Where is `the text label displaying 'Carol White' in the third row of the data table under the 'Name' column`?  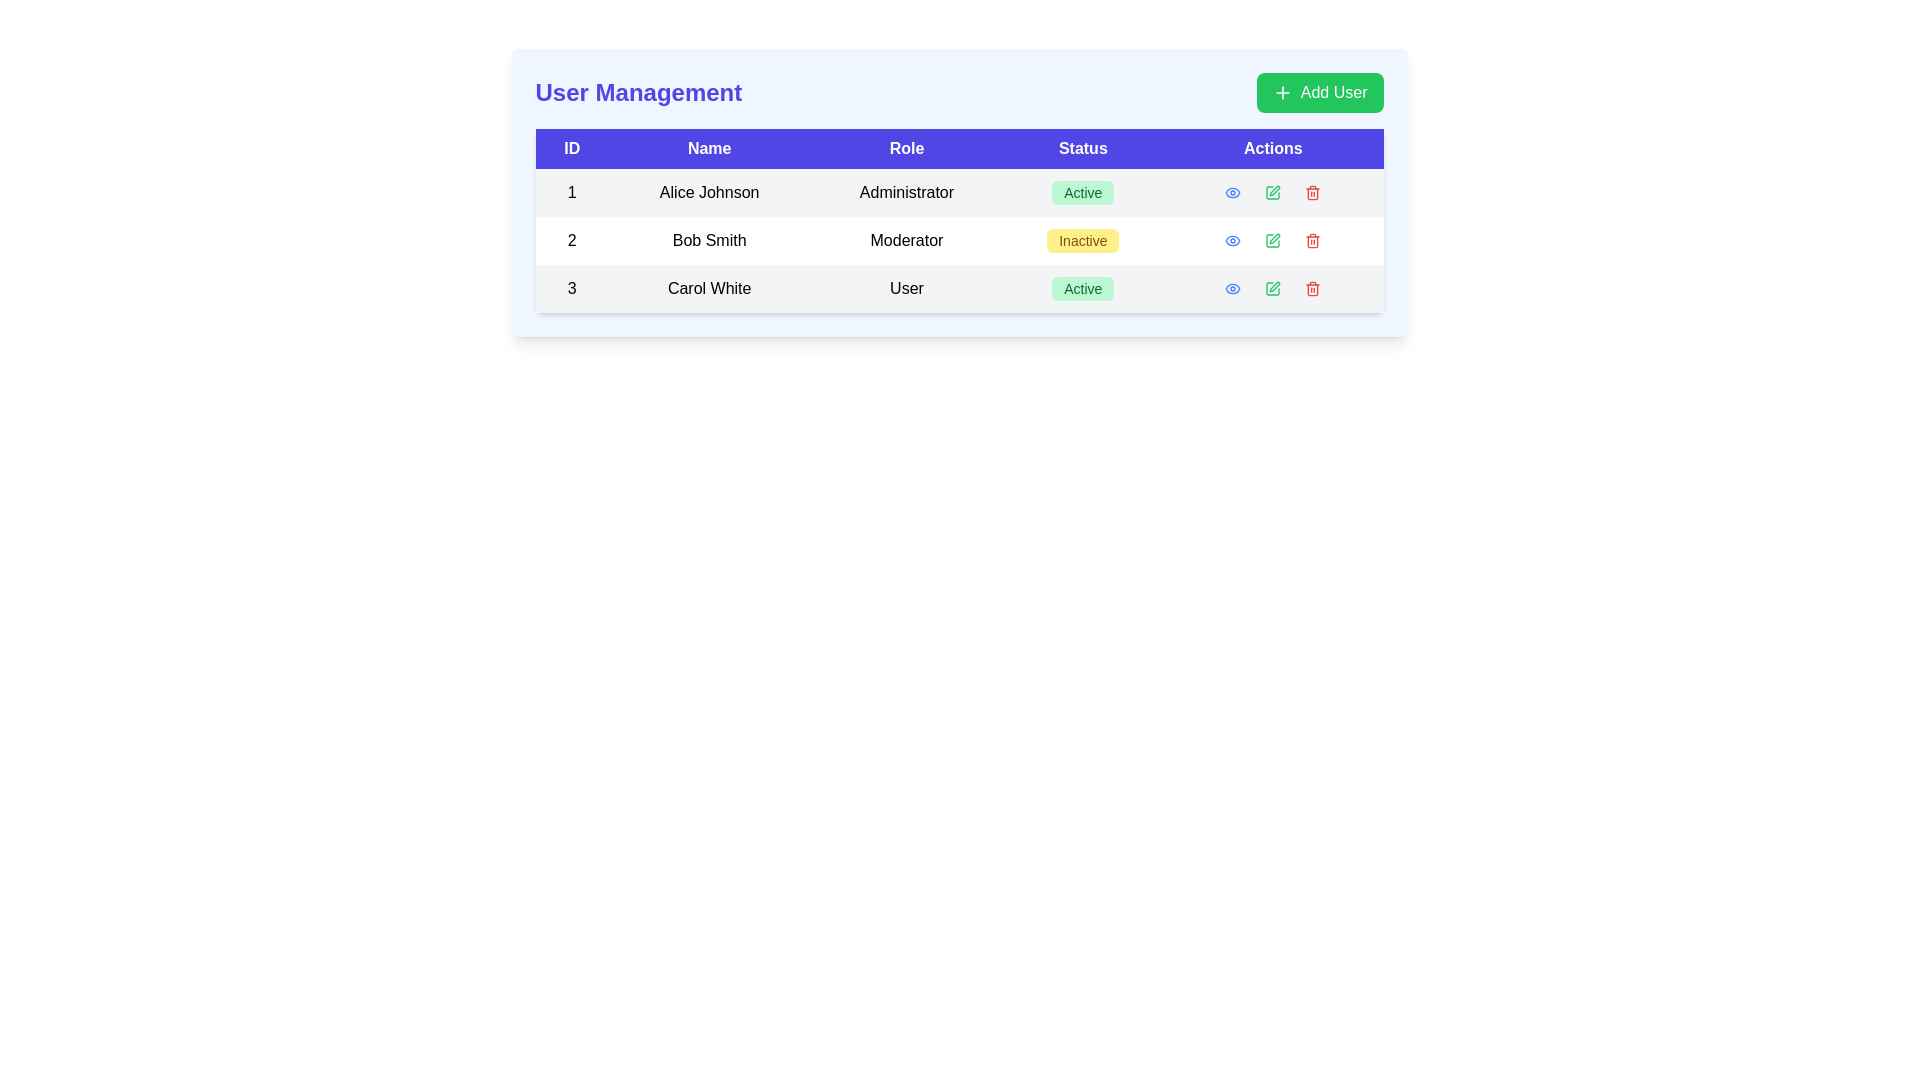
the text label displaying 'Carol White' in the third row of the data table under the 'Name' column is located at coordinates (709, 289).